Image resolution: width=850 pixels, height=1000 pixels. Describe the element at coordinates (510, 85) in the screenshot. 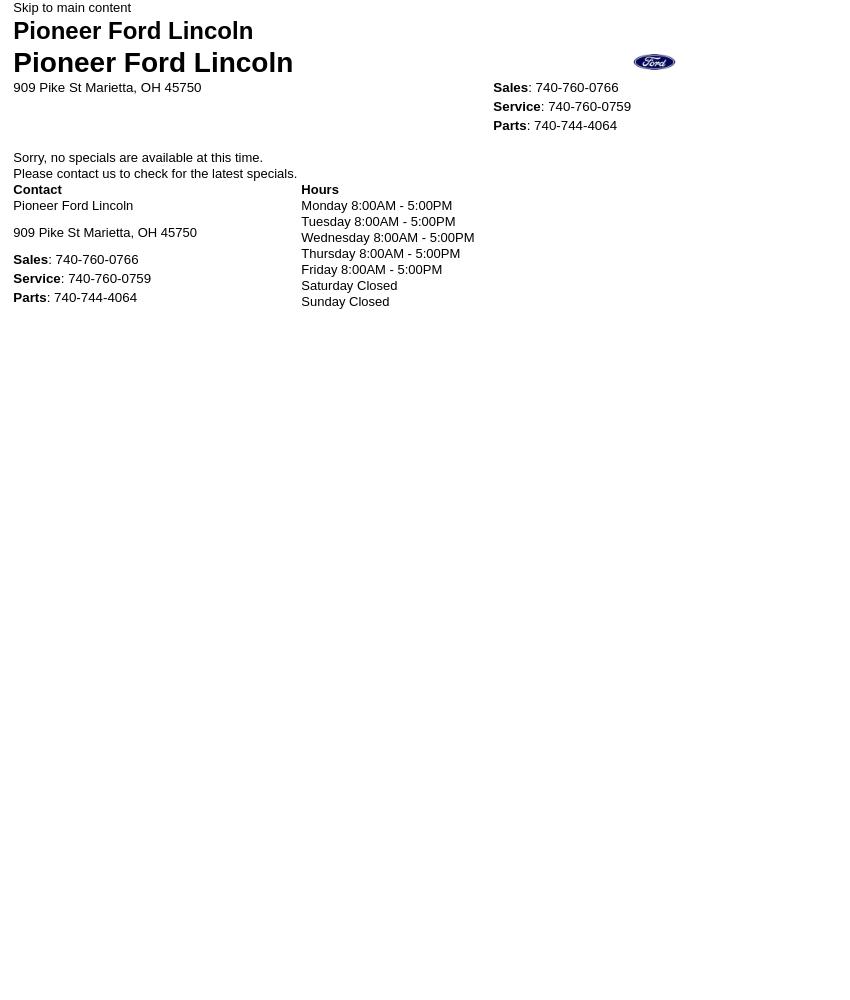

I see `'Sales'` at that location.